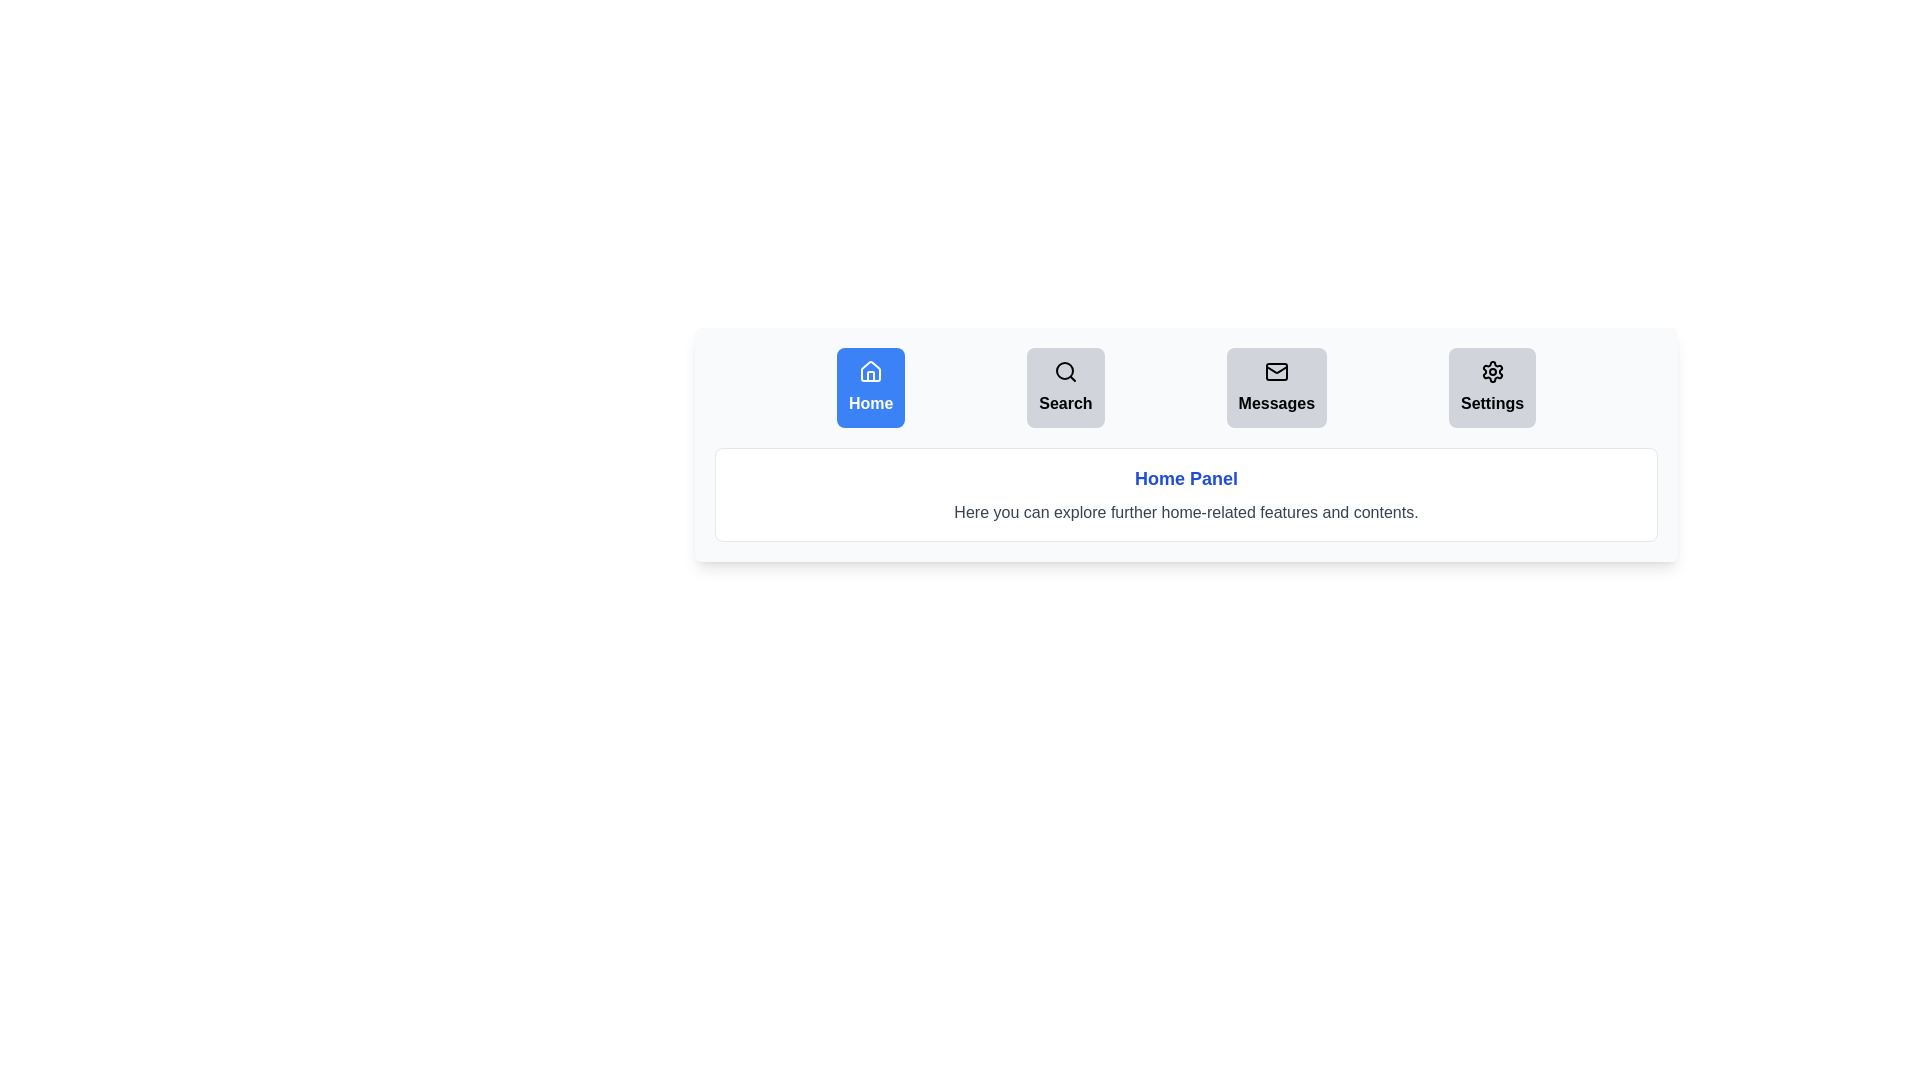 Image resolution: width=1920 pixels, height=1080 pixels. Describe the element at coordinates (1275, 404) in the screenshot. I see `the 'Messages' label, which serves to identify the functionality of the 'Messages' button in the navigation bar` at that location.